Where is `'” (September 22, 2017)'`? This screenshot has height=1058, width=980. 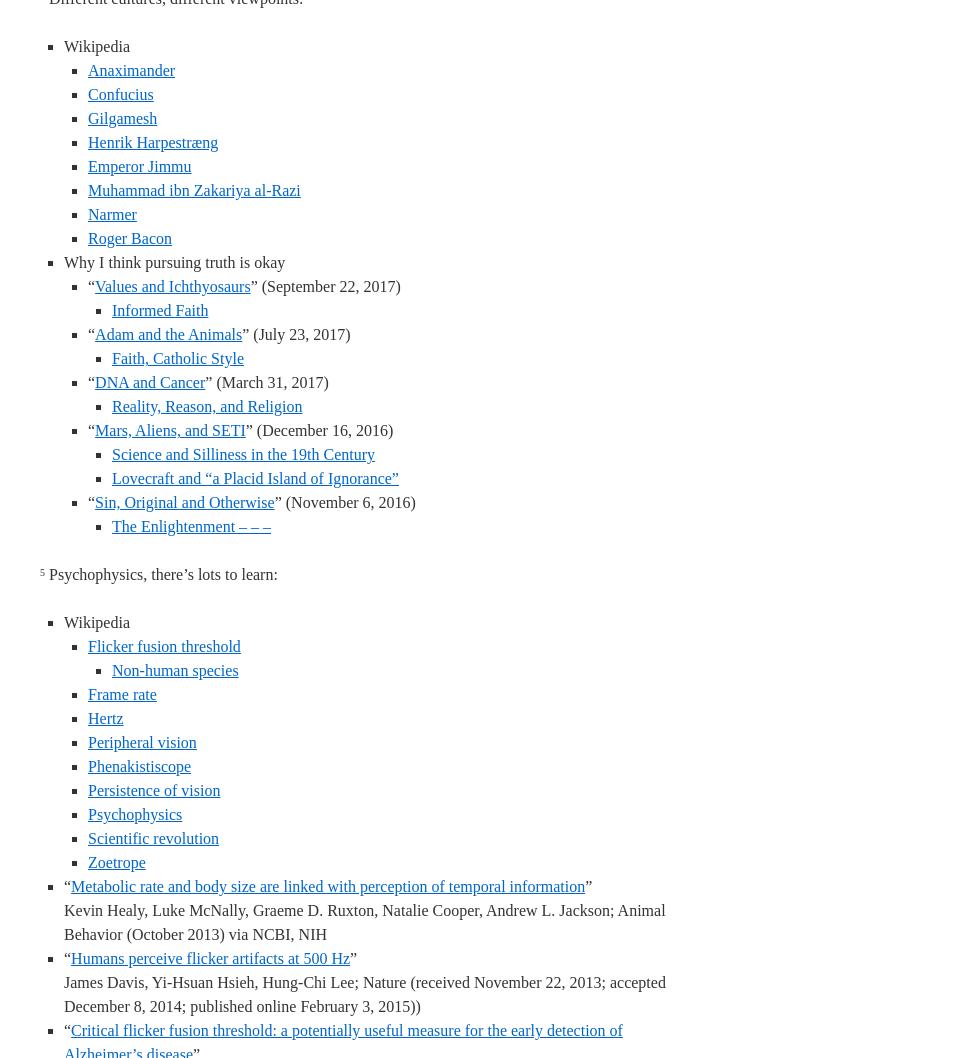 '” (September 22, 2017)' is located at coordinates (249, 285).